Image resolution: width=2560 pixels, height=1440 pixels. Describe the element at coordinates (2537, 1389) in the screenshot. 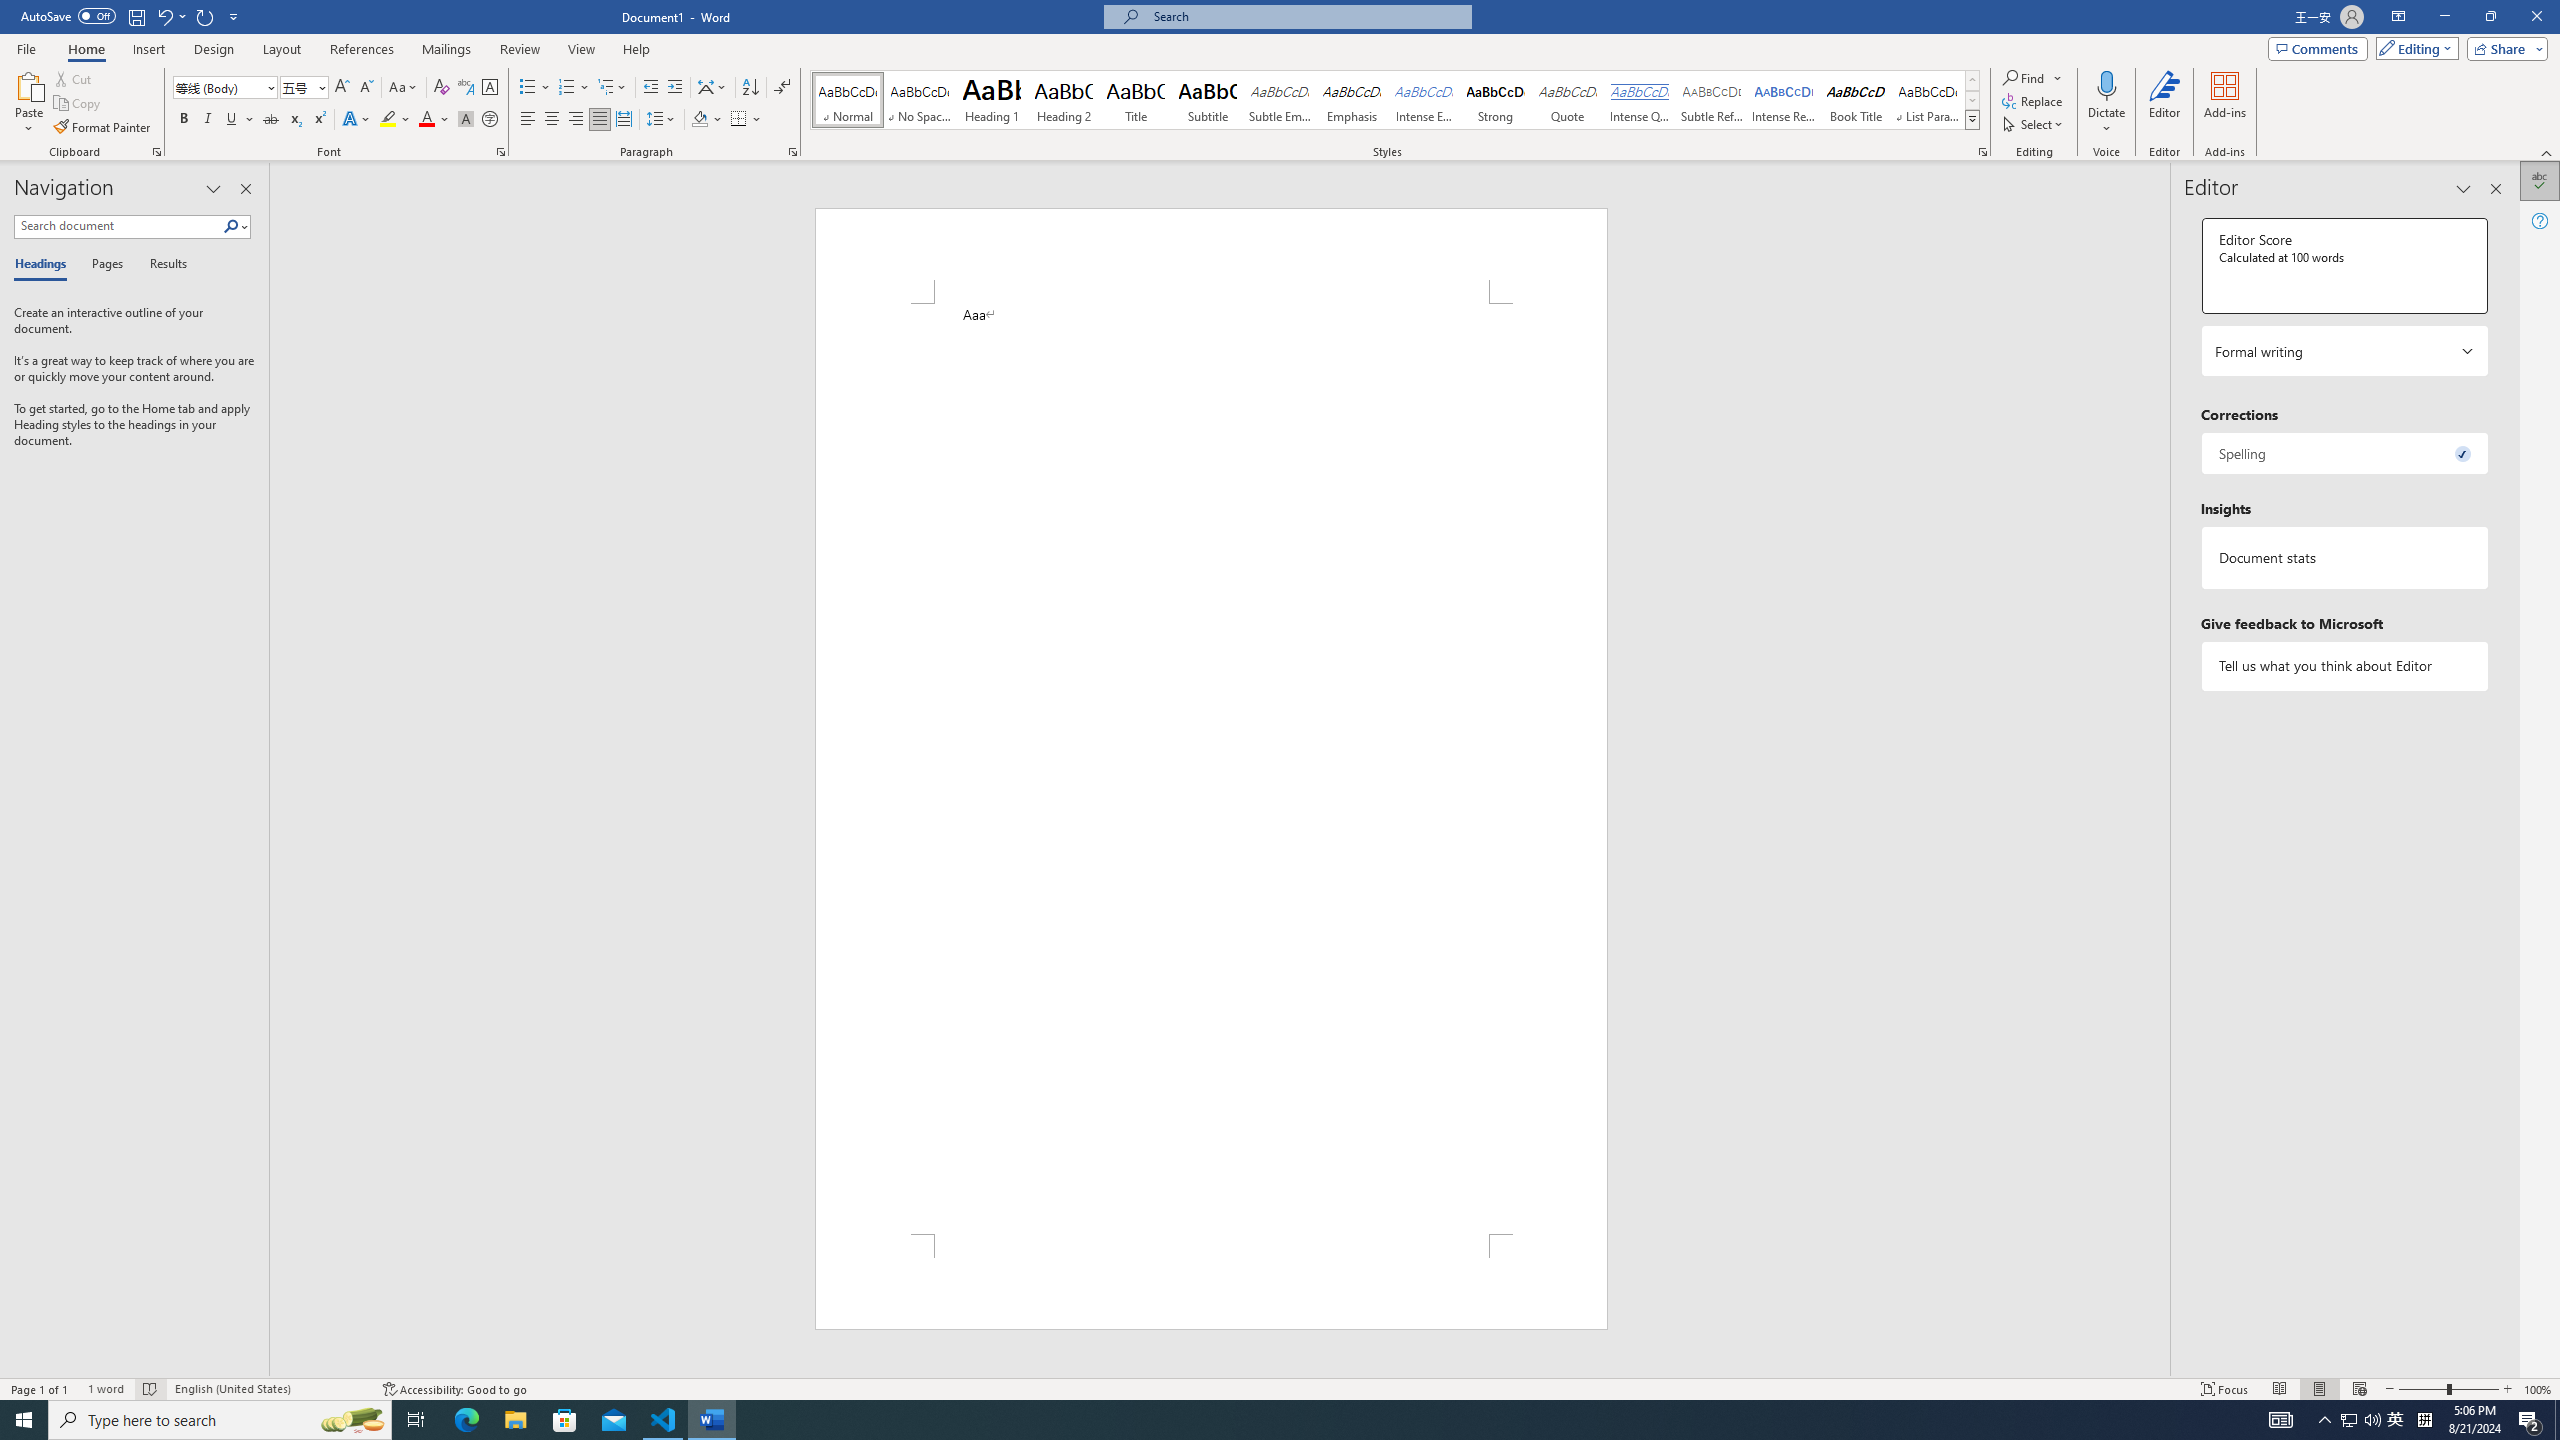

I see `'Zoom 100%'` at that location.